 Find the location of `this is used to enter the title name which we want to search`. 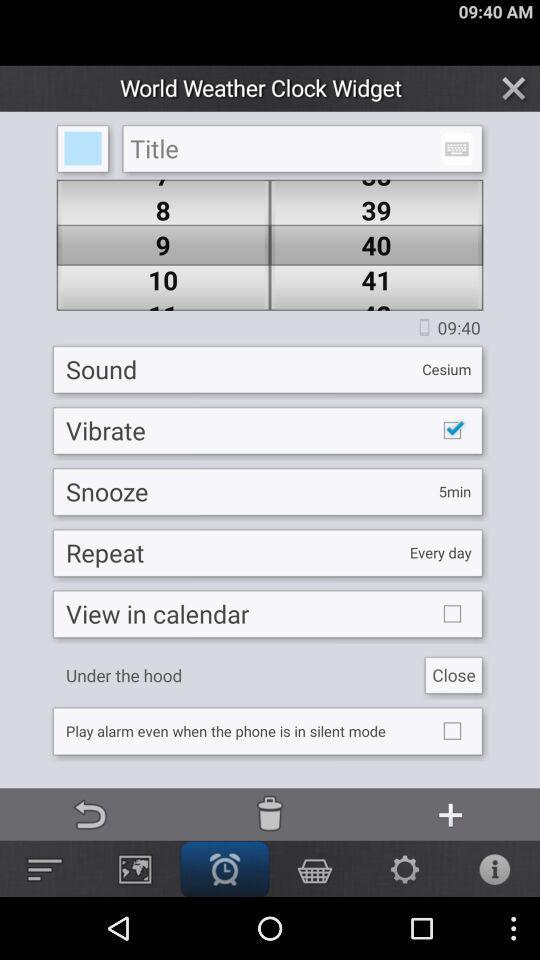

this is used to enter the title name which we want to search is located at coordinates (301, 148).